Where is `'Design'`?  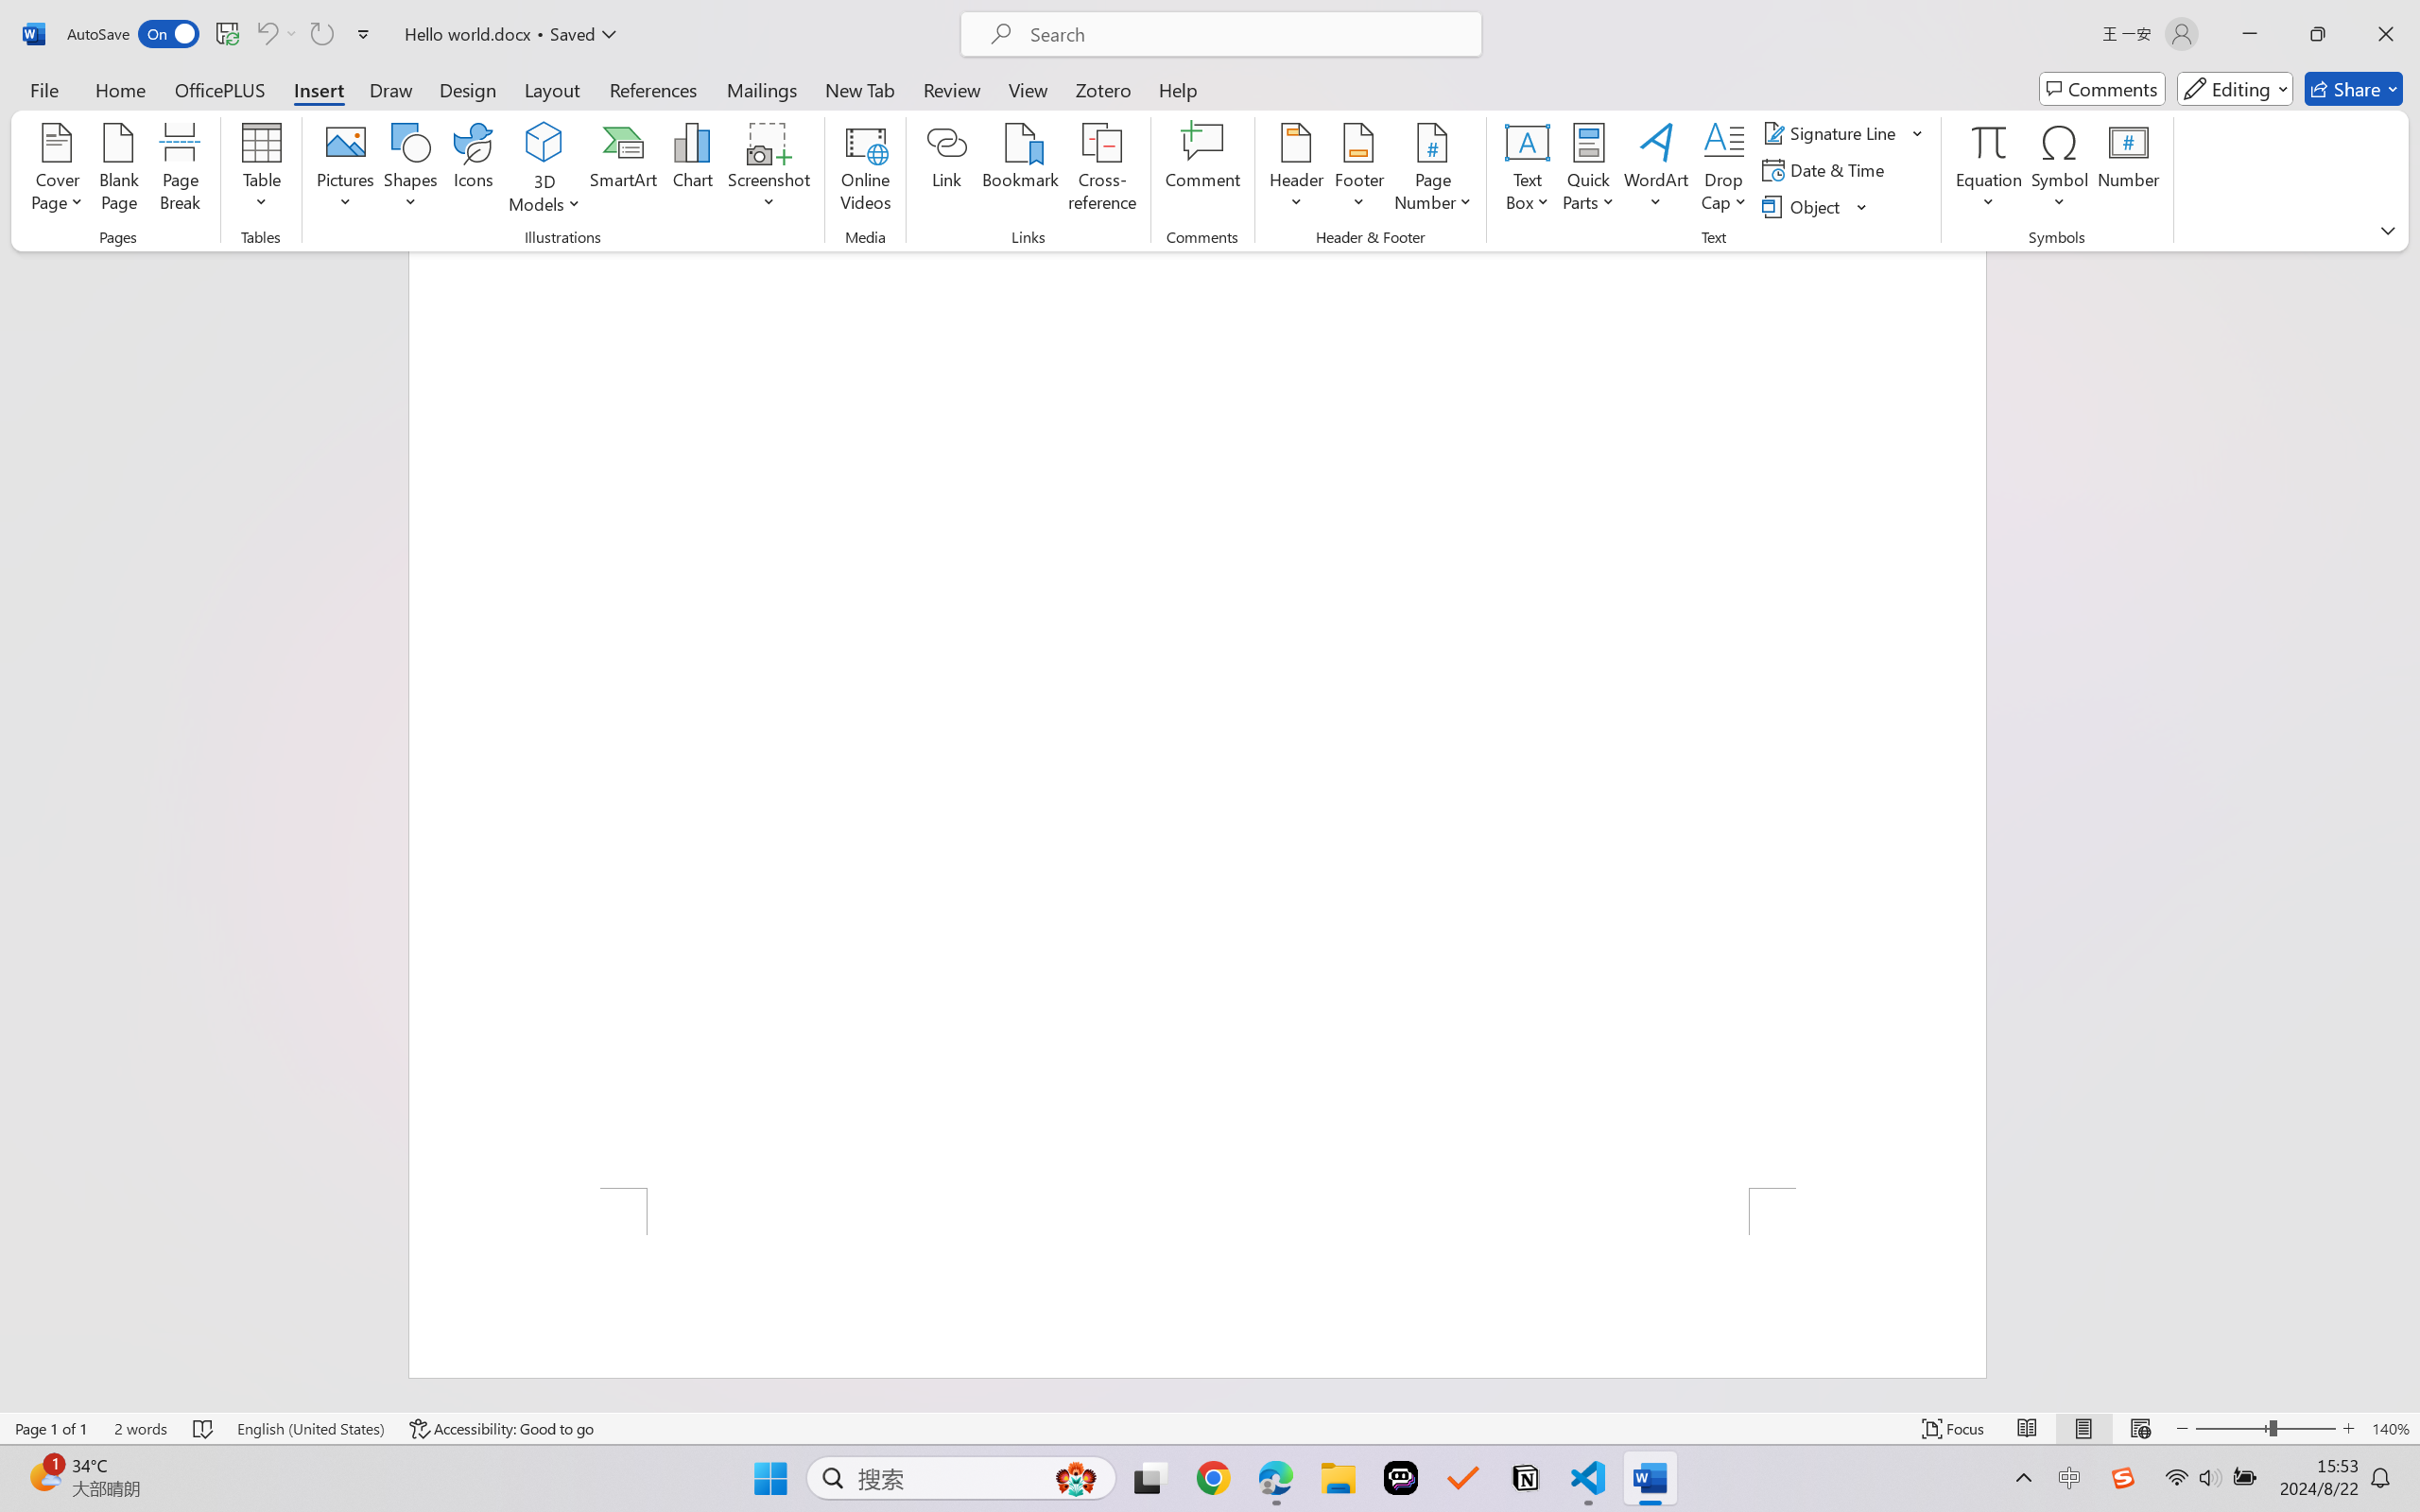 'Design' is located at coordinates (467, 88).